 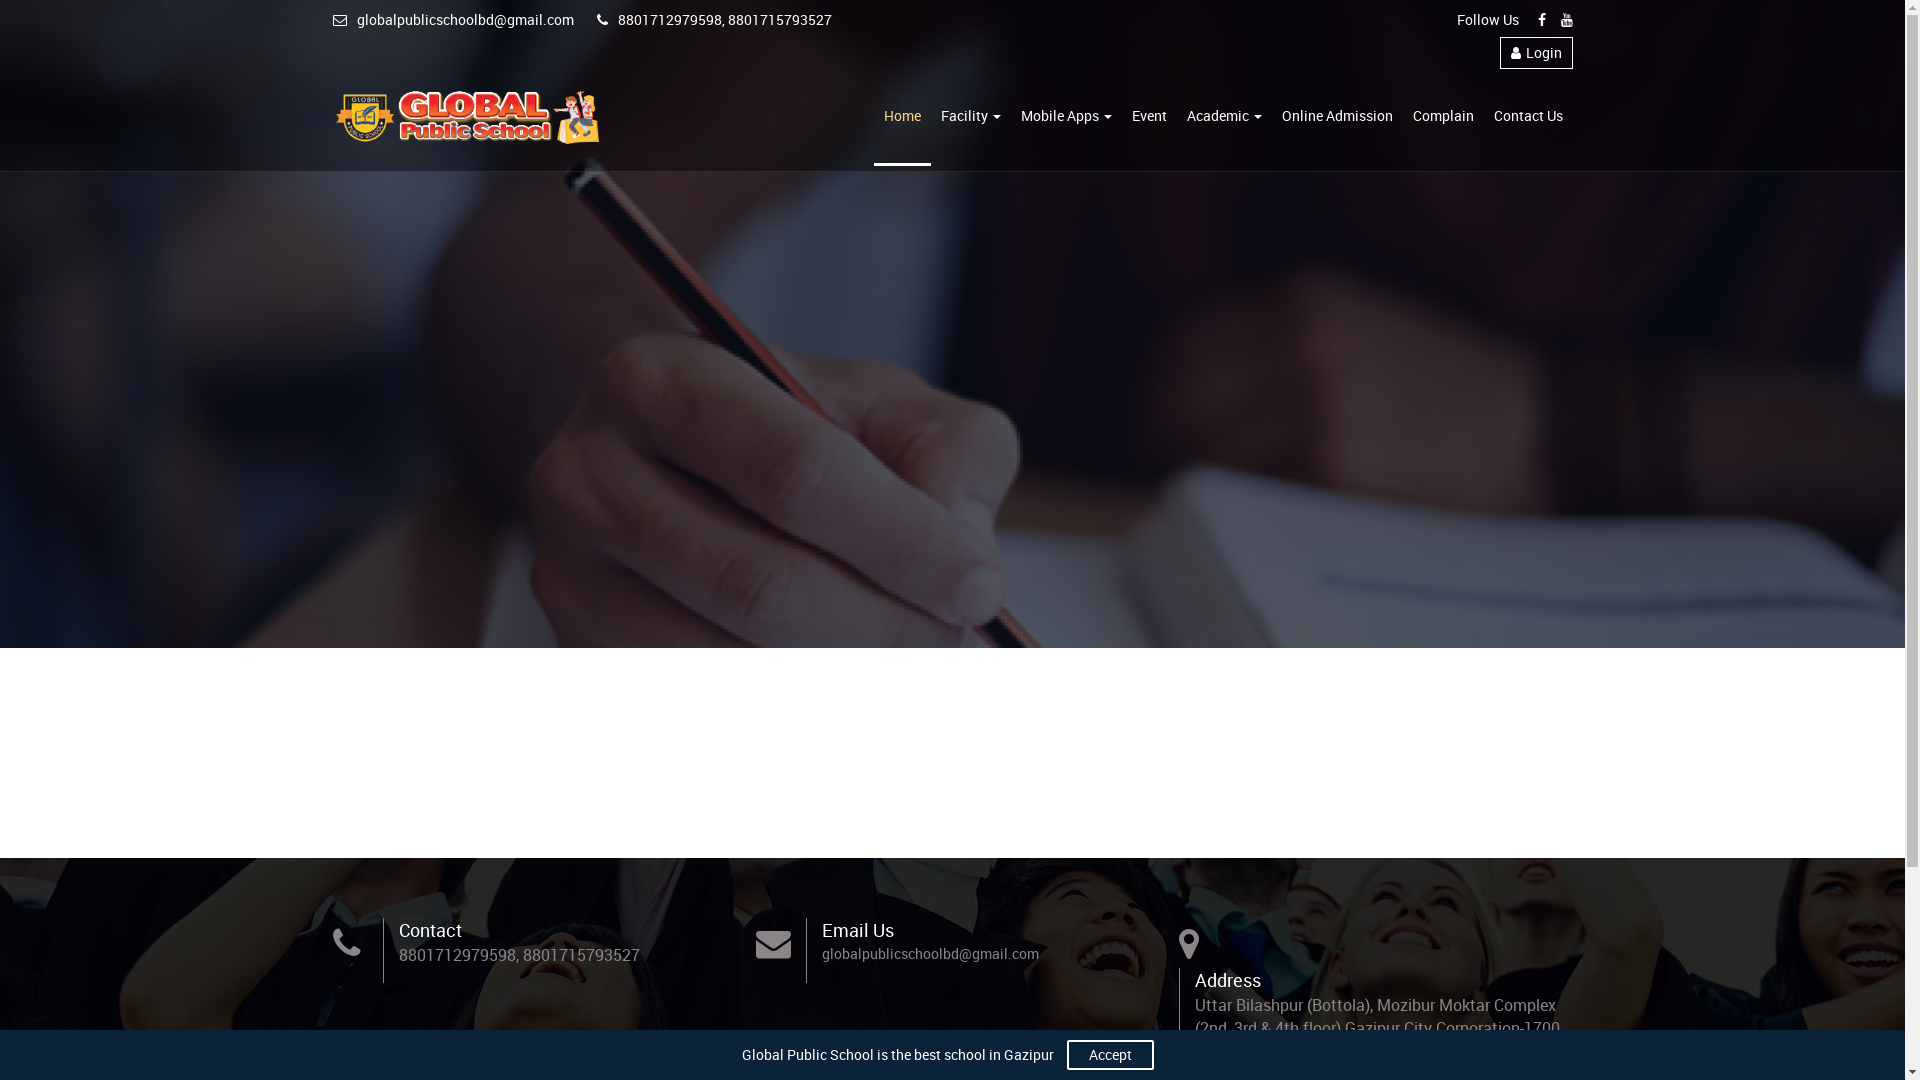 What do you see at coordinates (1227, 978) in the screenshot?
I see `'Address'` at bounding box center [1227, 978].